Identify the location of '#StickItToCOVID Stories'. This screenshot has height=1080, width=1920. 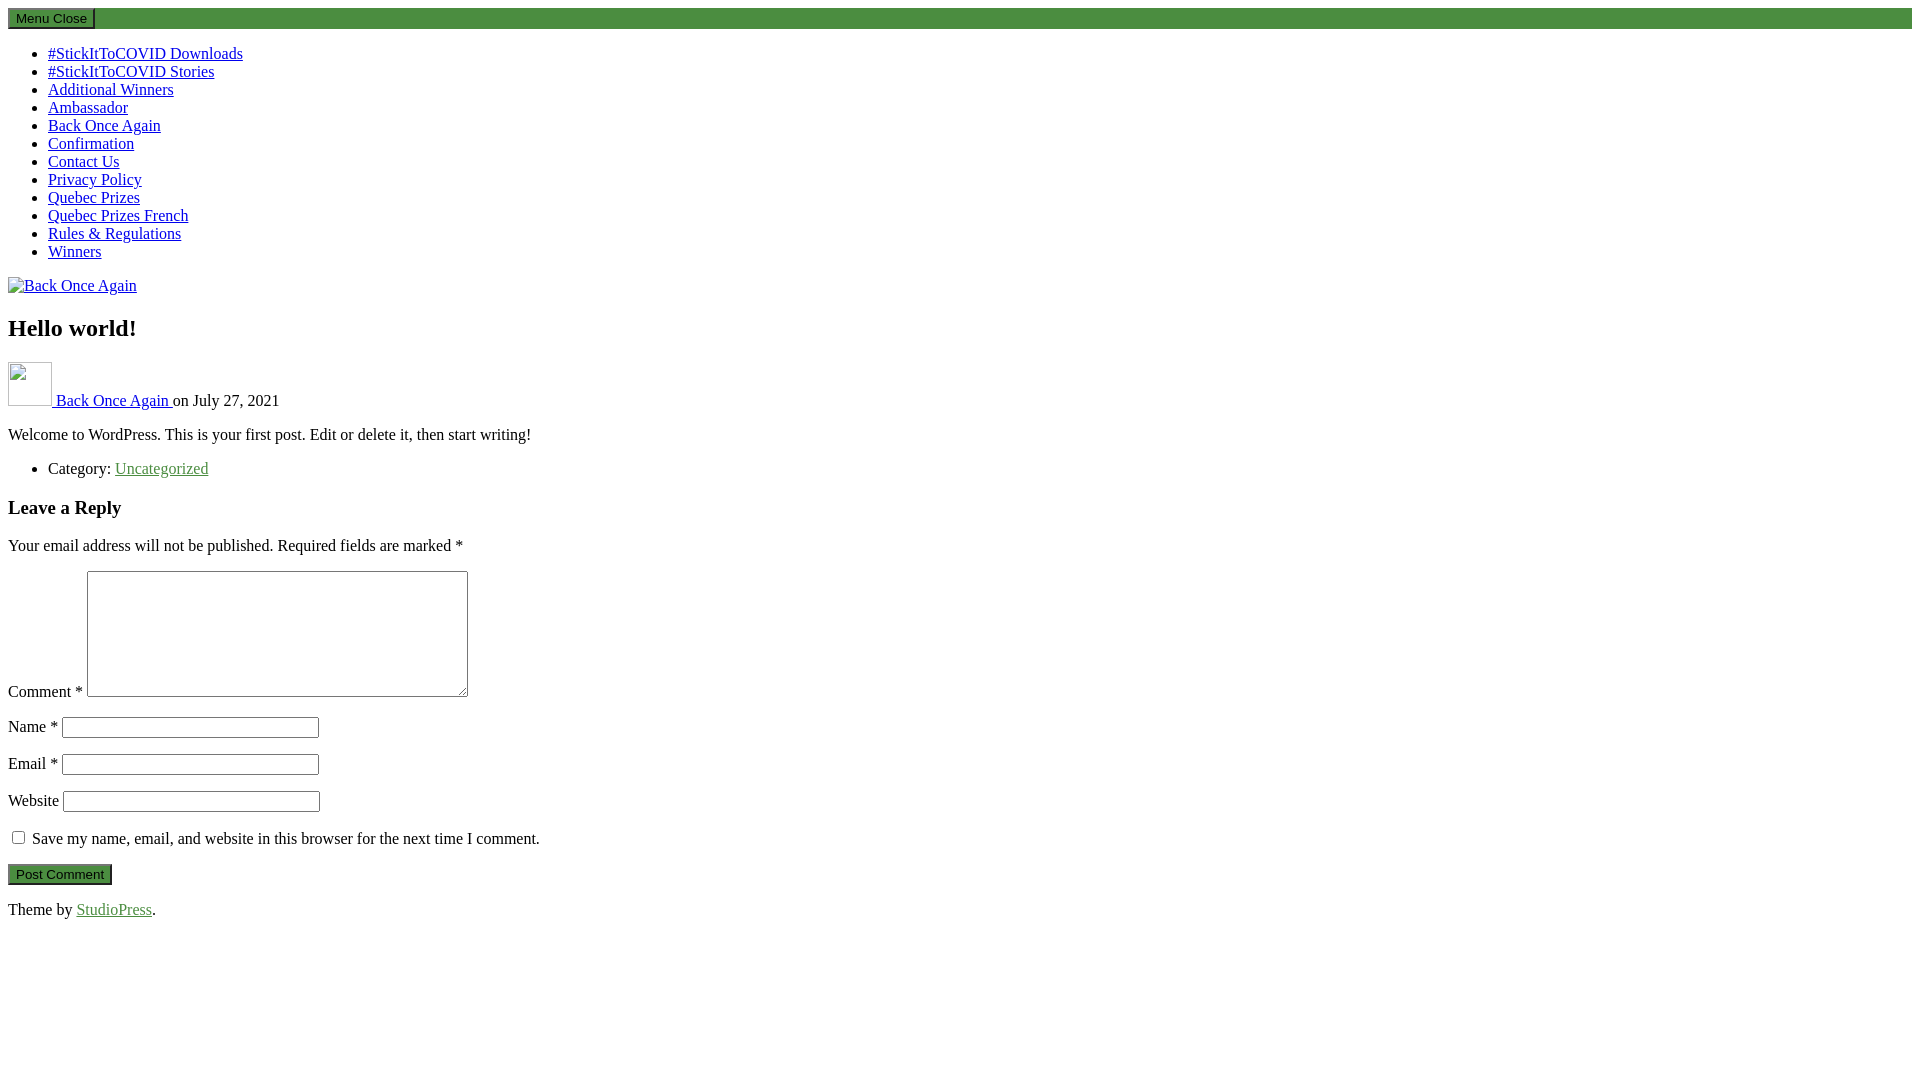
(48, 70).